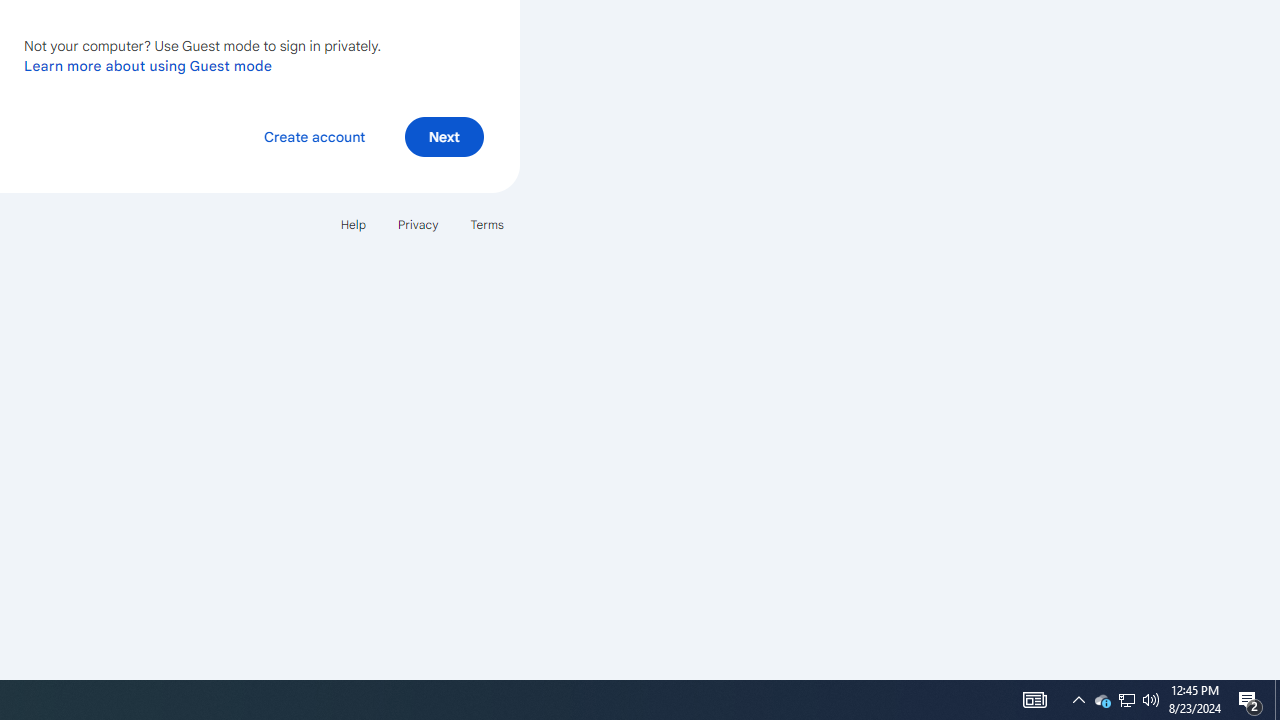  Describe the element at coordinates (487, 224) in the screenshot. I see `'Terms'` at that location.